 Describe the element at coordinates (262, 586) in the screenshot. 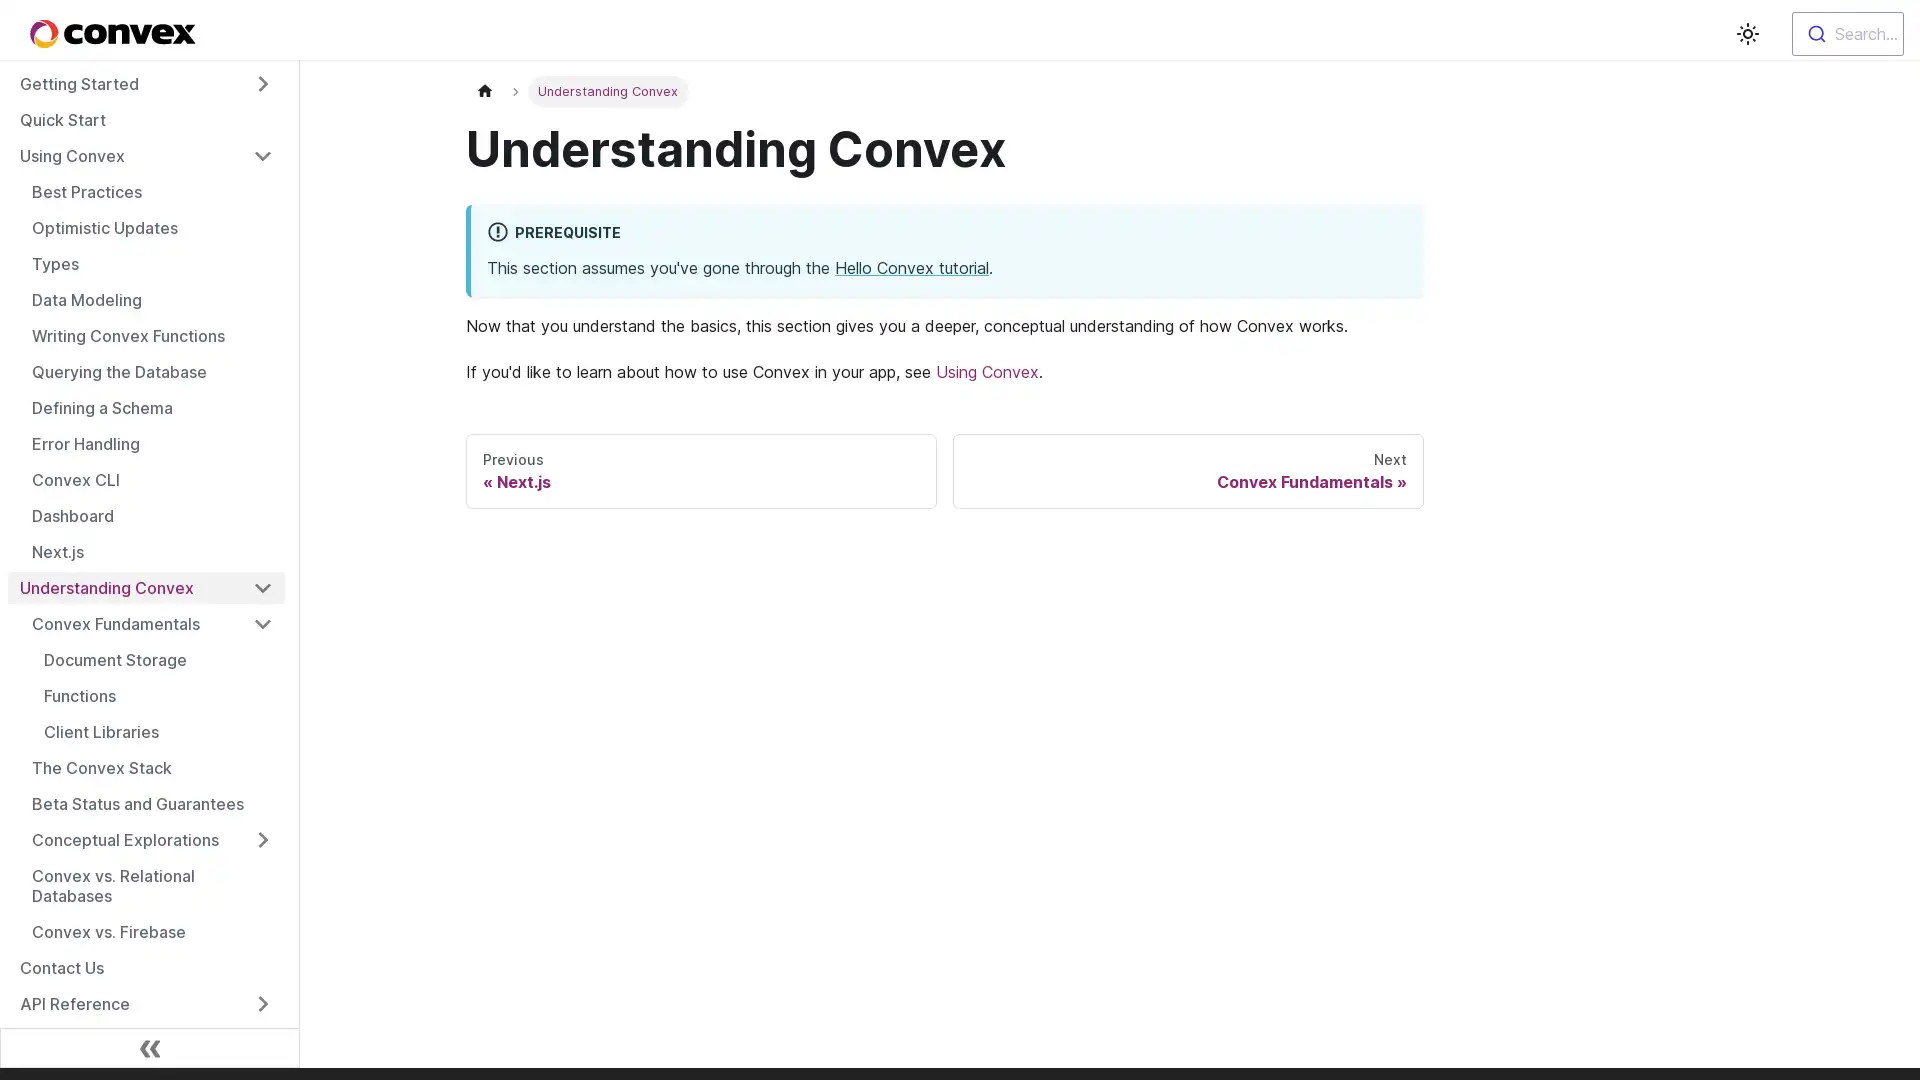

I see `Toggle the collapsible sidebar category 'Understanding Convex'` at that location.